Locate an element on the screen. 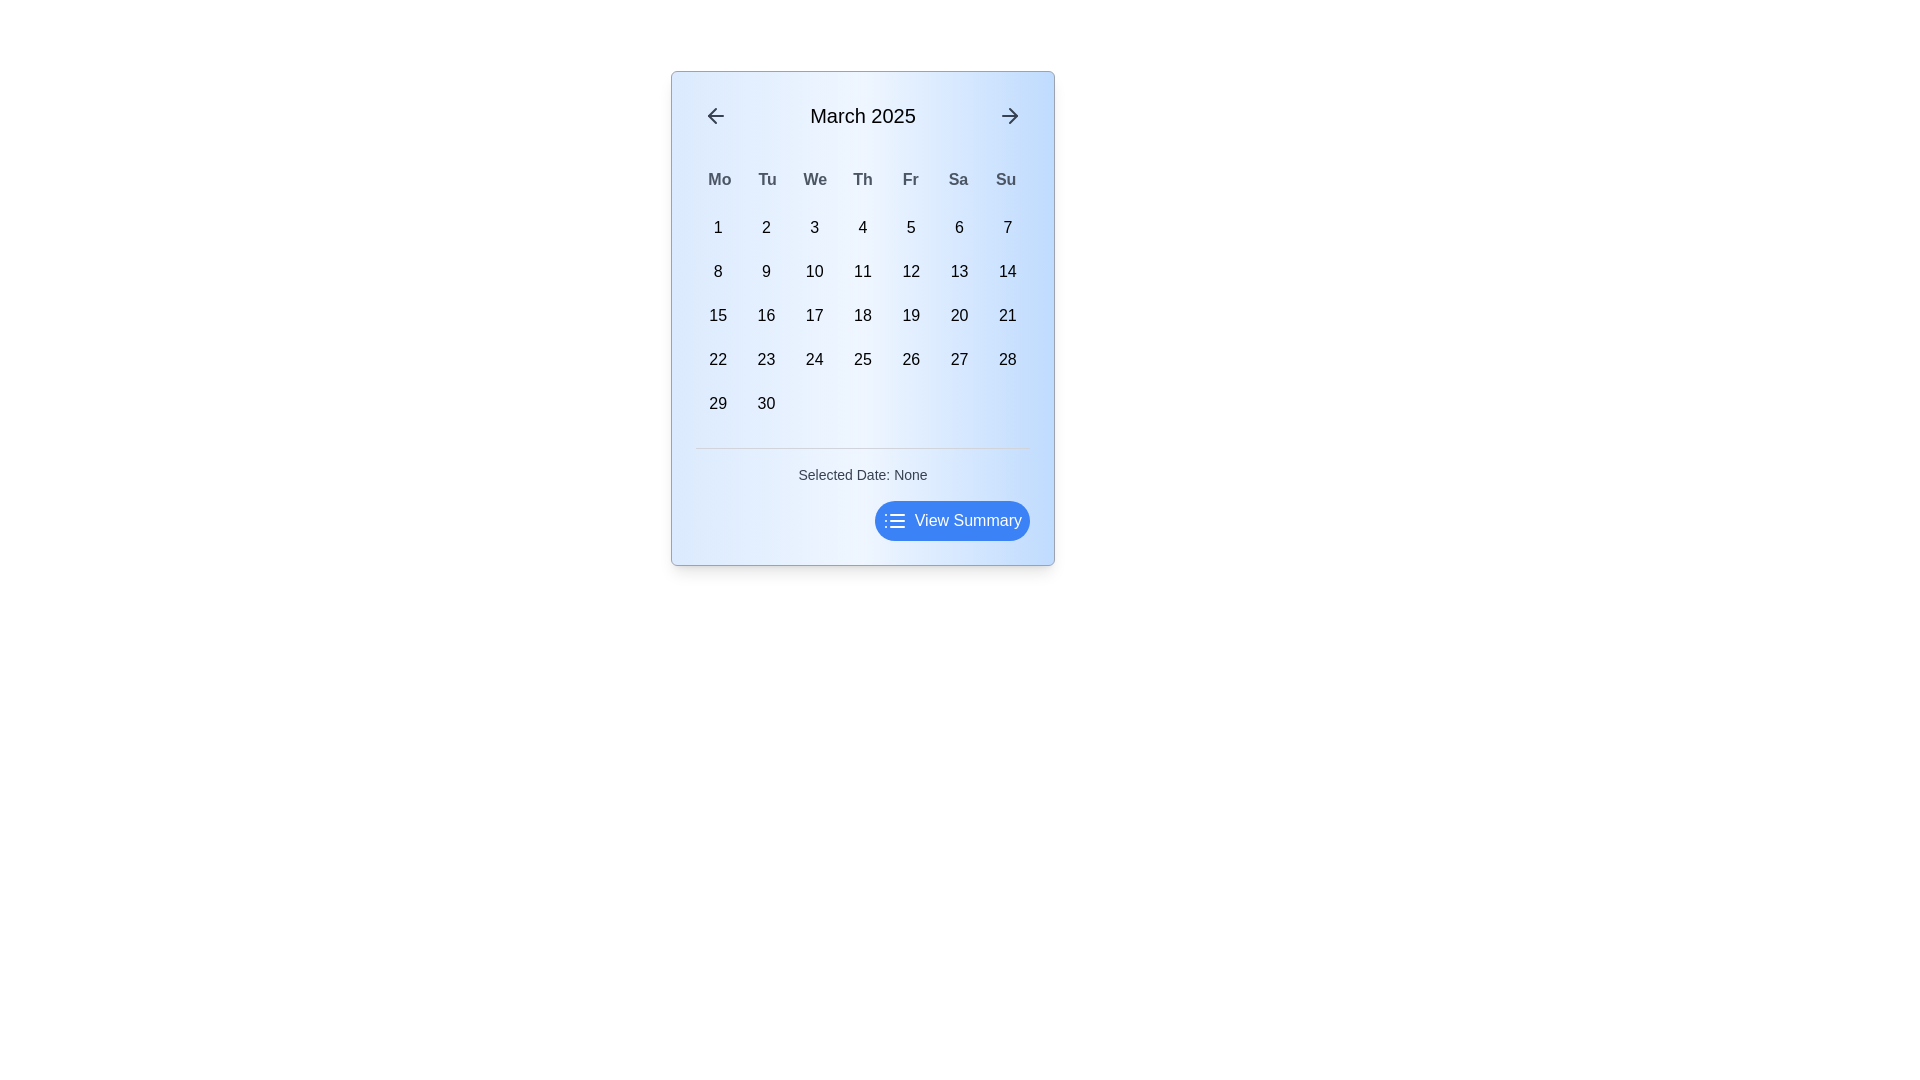  the circular button displaying the number '18' in the calendar grid is located at coordinates (863, 315).